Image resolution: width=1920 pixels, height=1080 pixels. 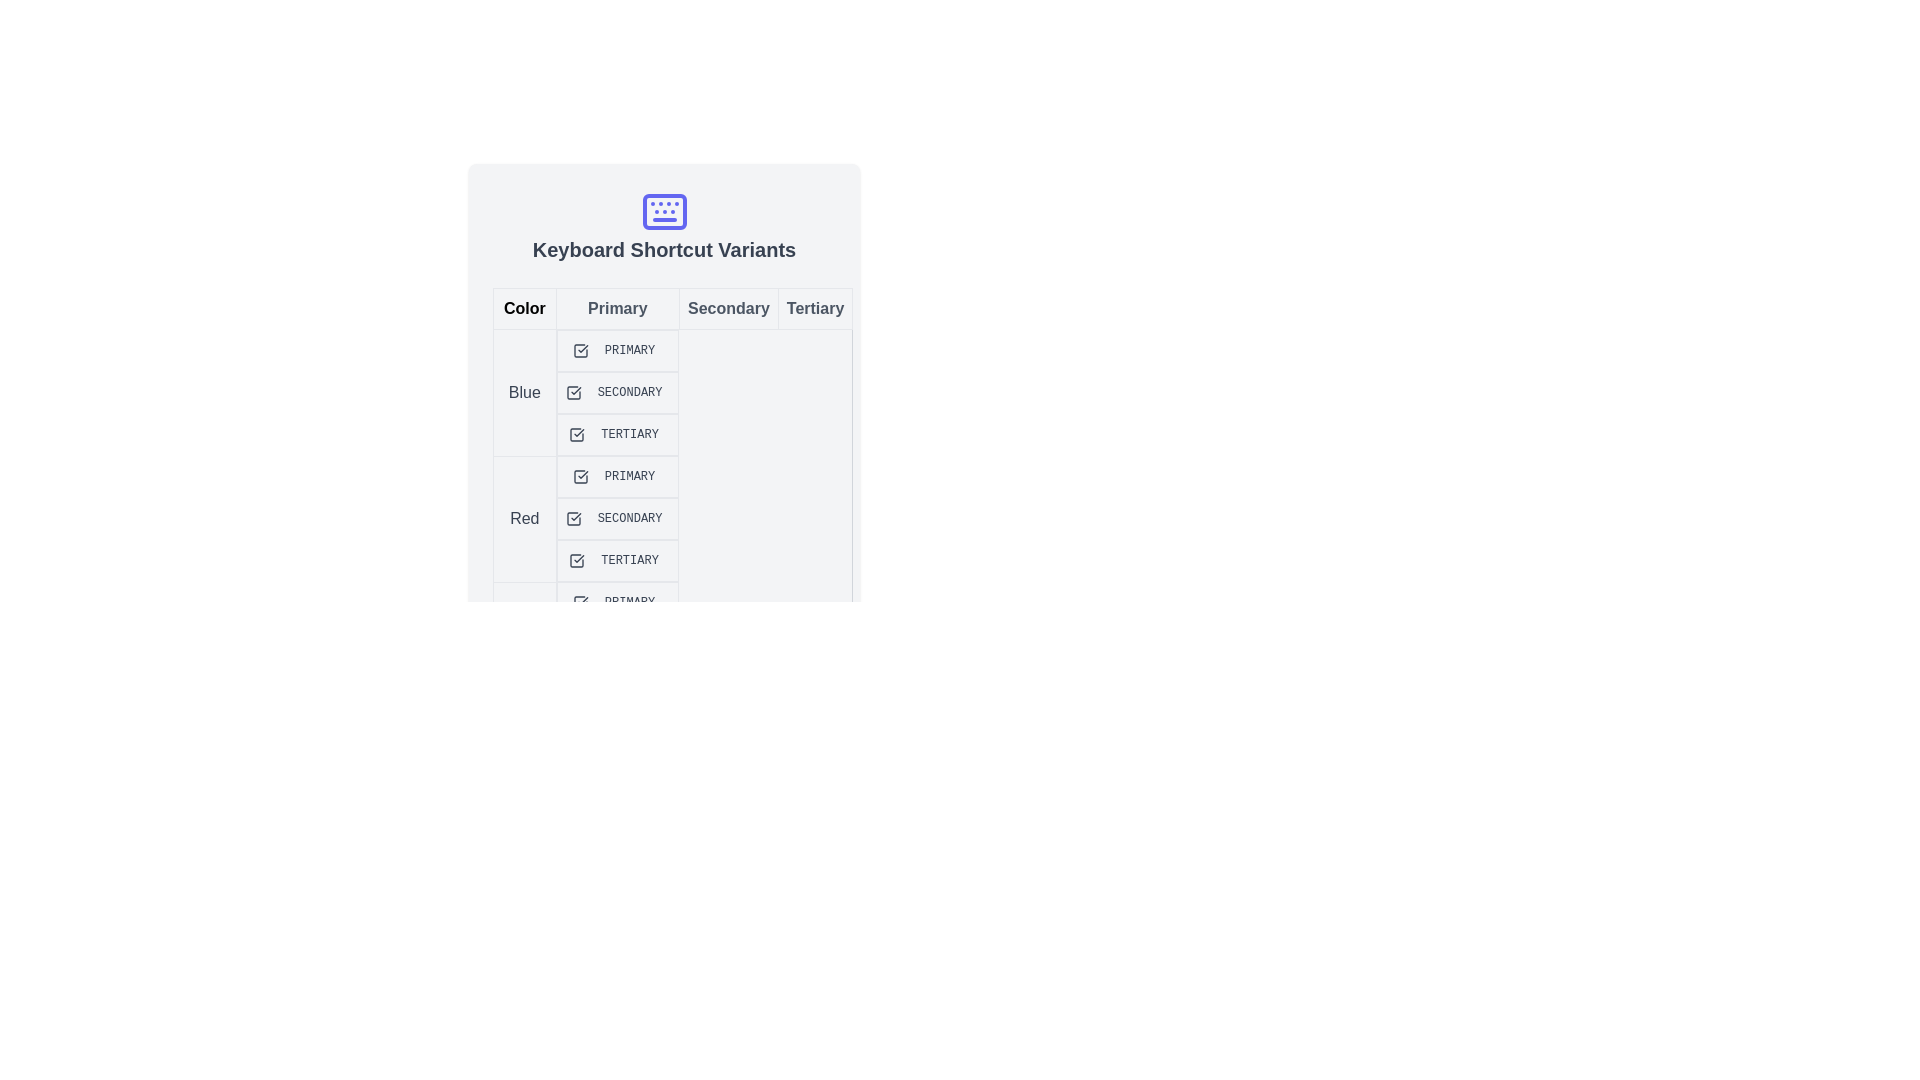 What do you see at coordinates (524, 392) in the screenshot?
I see `text displayed in the Text Label that shows 'Blue', located in the first row under the 'Color' column in a table-like structure` at bounding box center [524, 392].